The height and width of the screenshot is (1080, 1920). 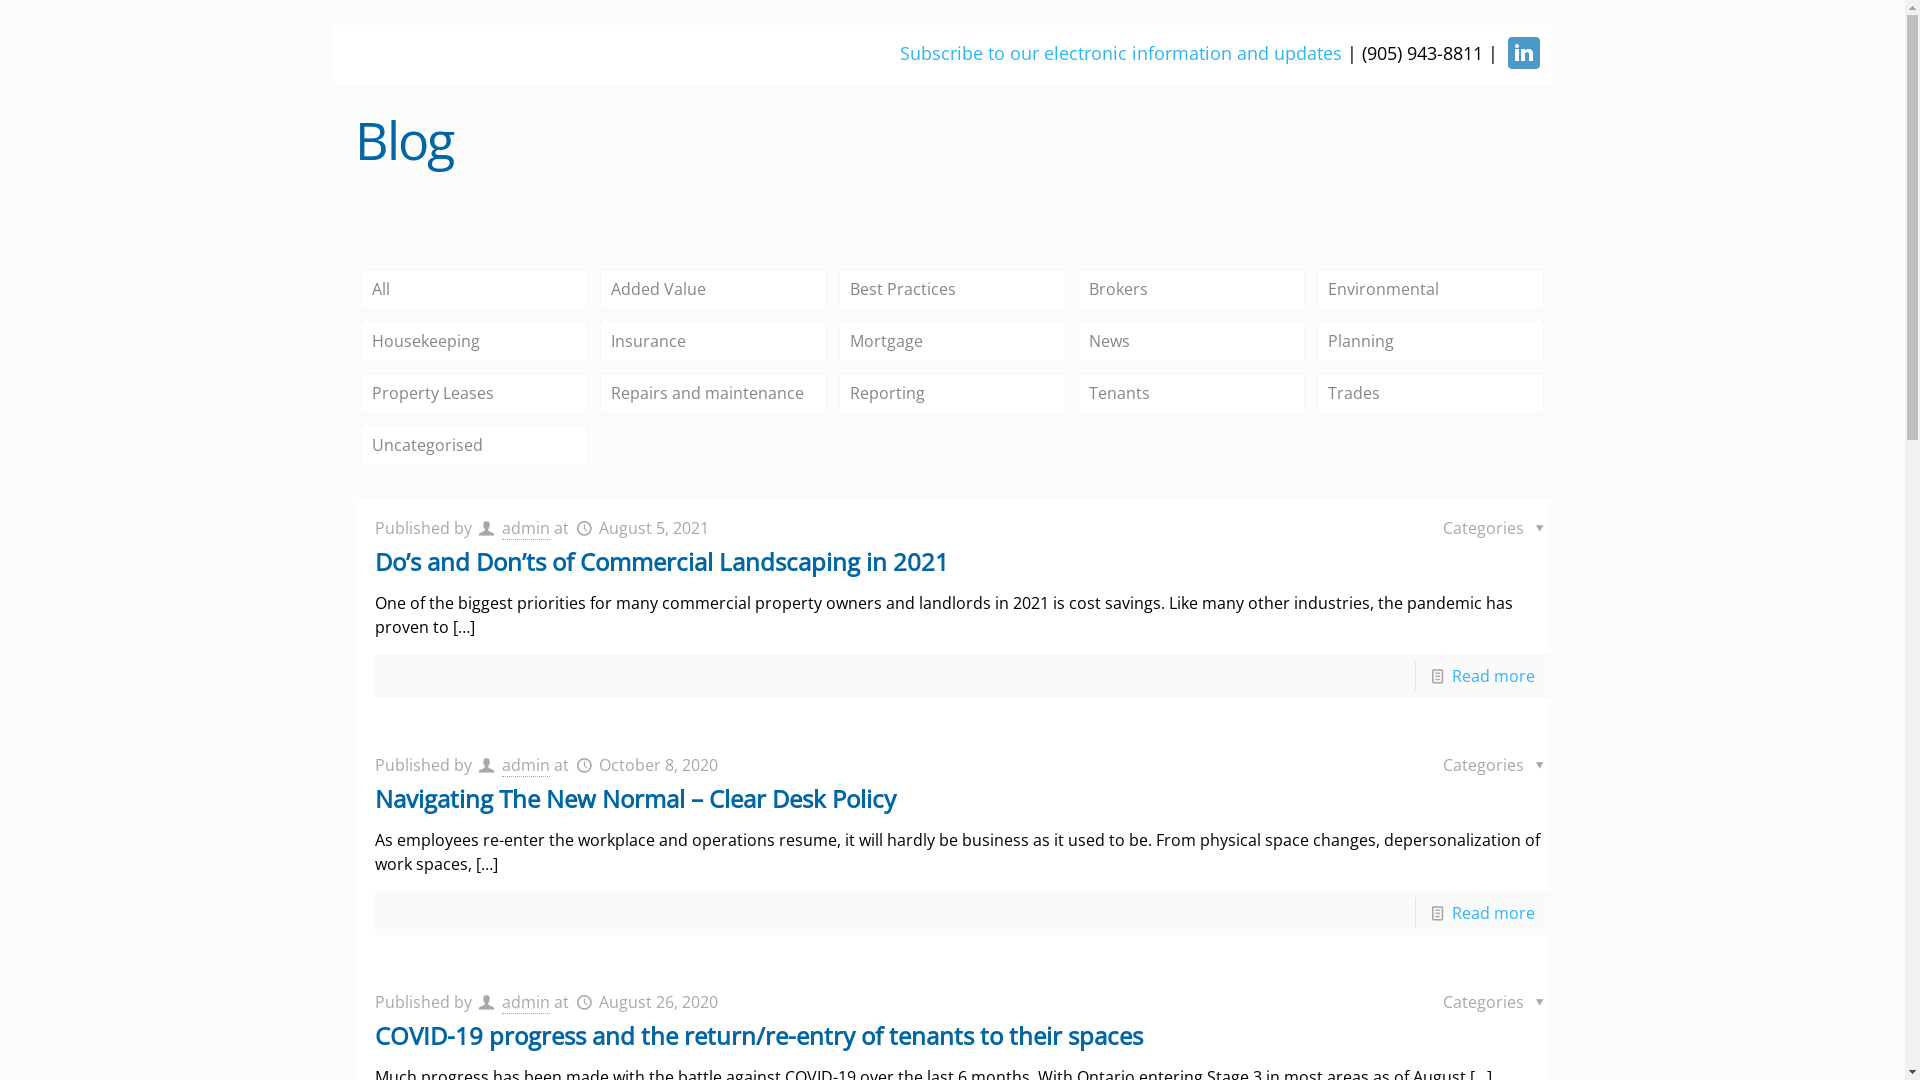 What do you see at coordinates (1451, 913) in the screenshot?
I see `'Read more'` at bounding box center [1451, 913].